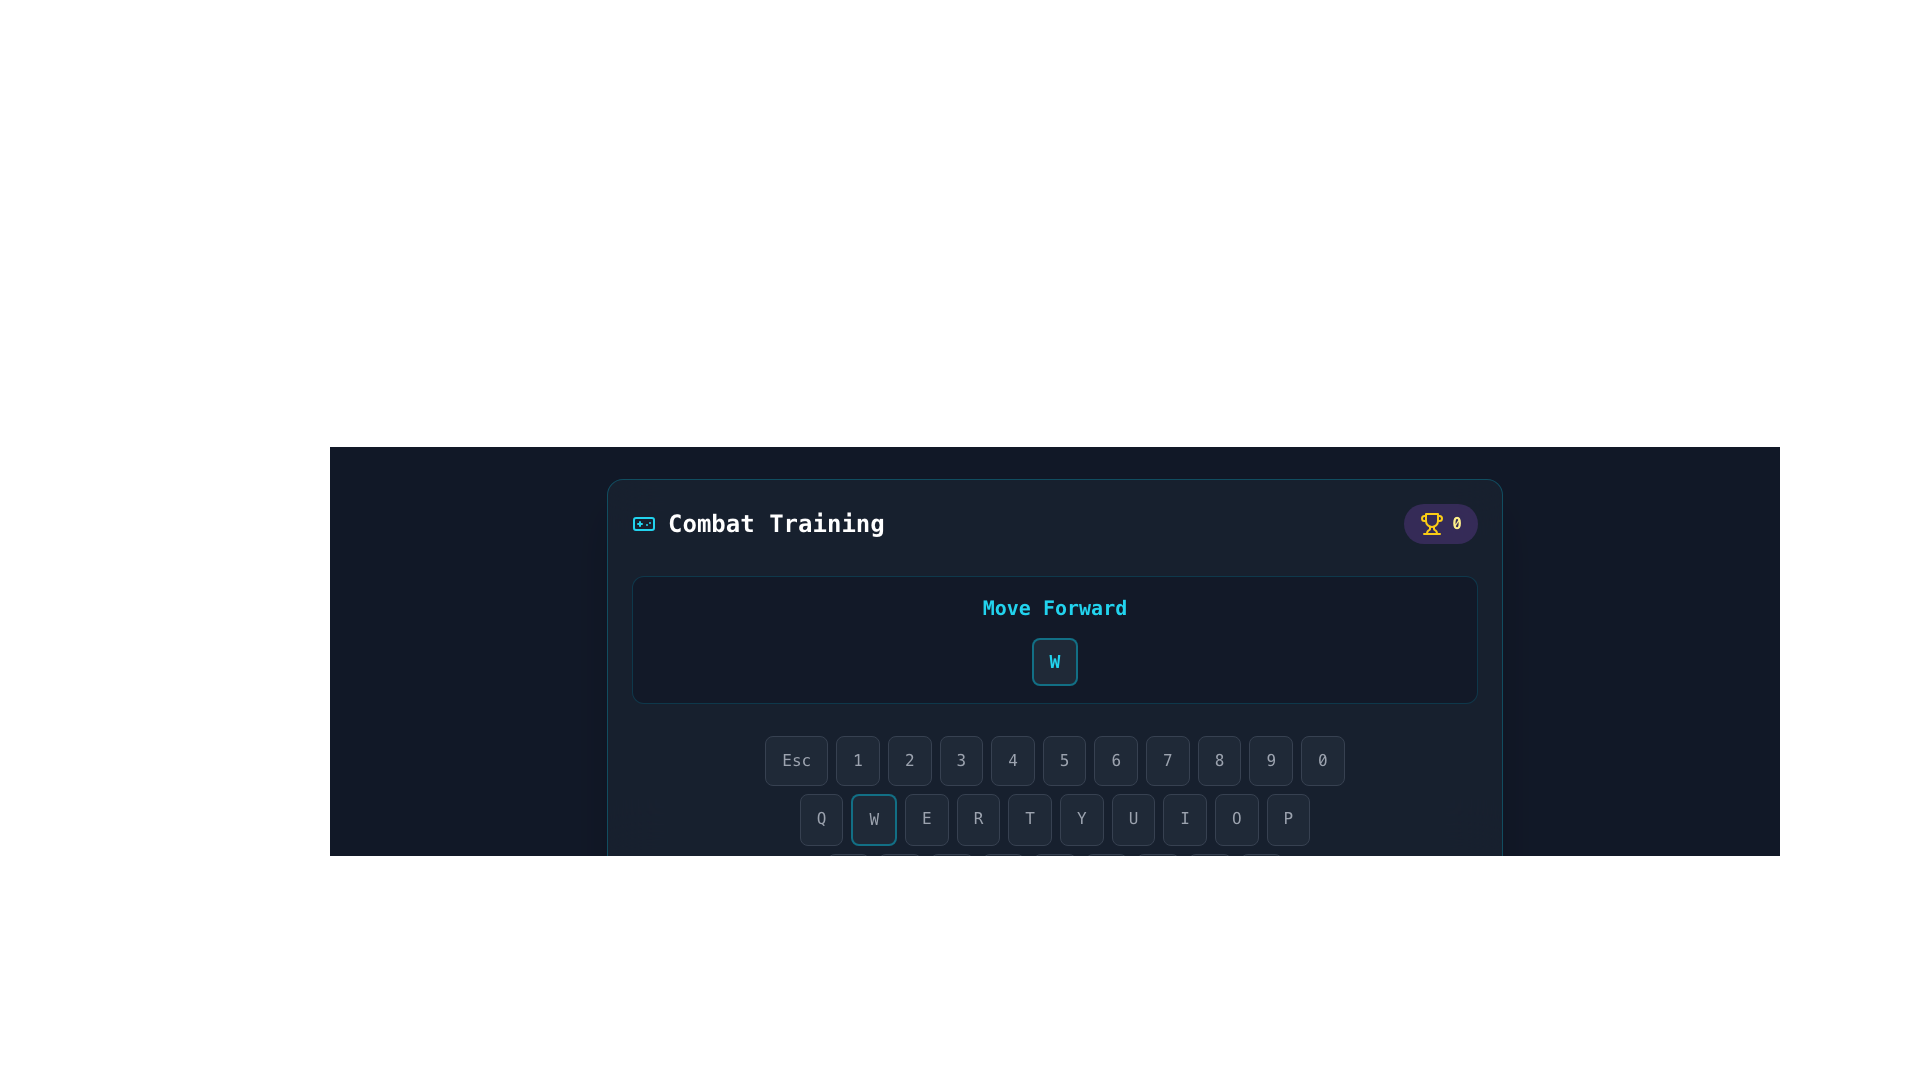 Image resolution: width=1920 pixels, height=1080 pixels. Describe the element at coordinates (1218, 760) in the screenshot. I see `the '8' key on the keyboard layout` at that location.